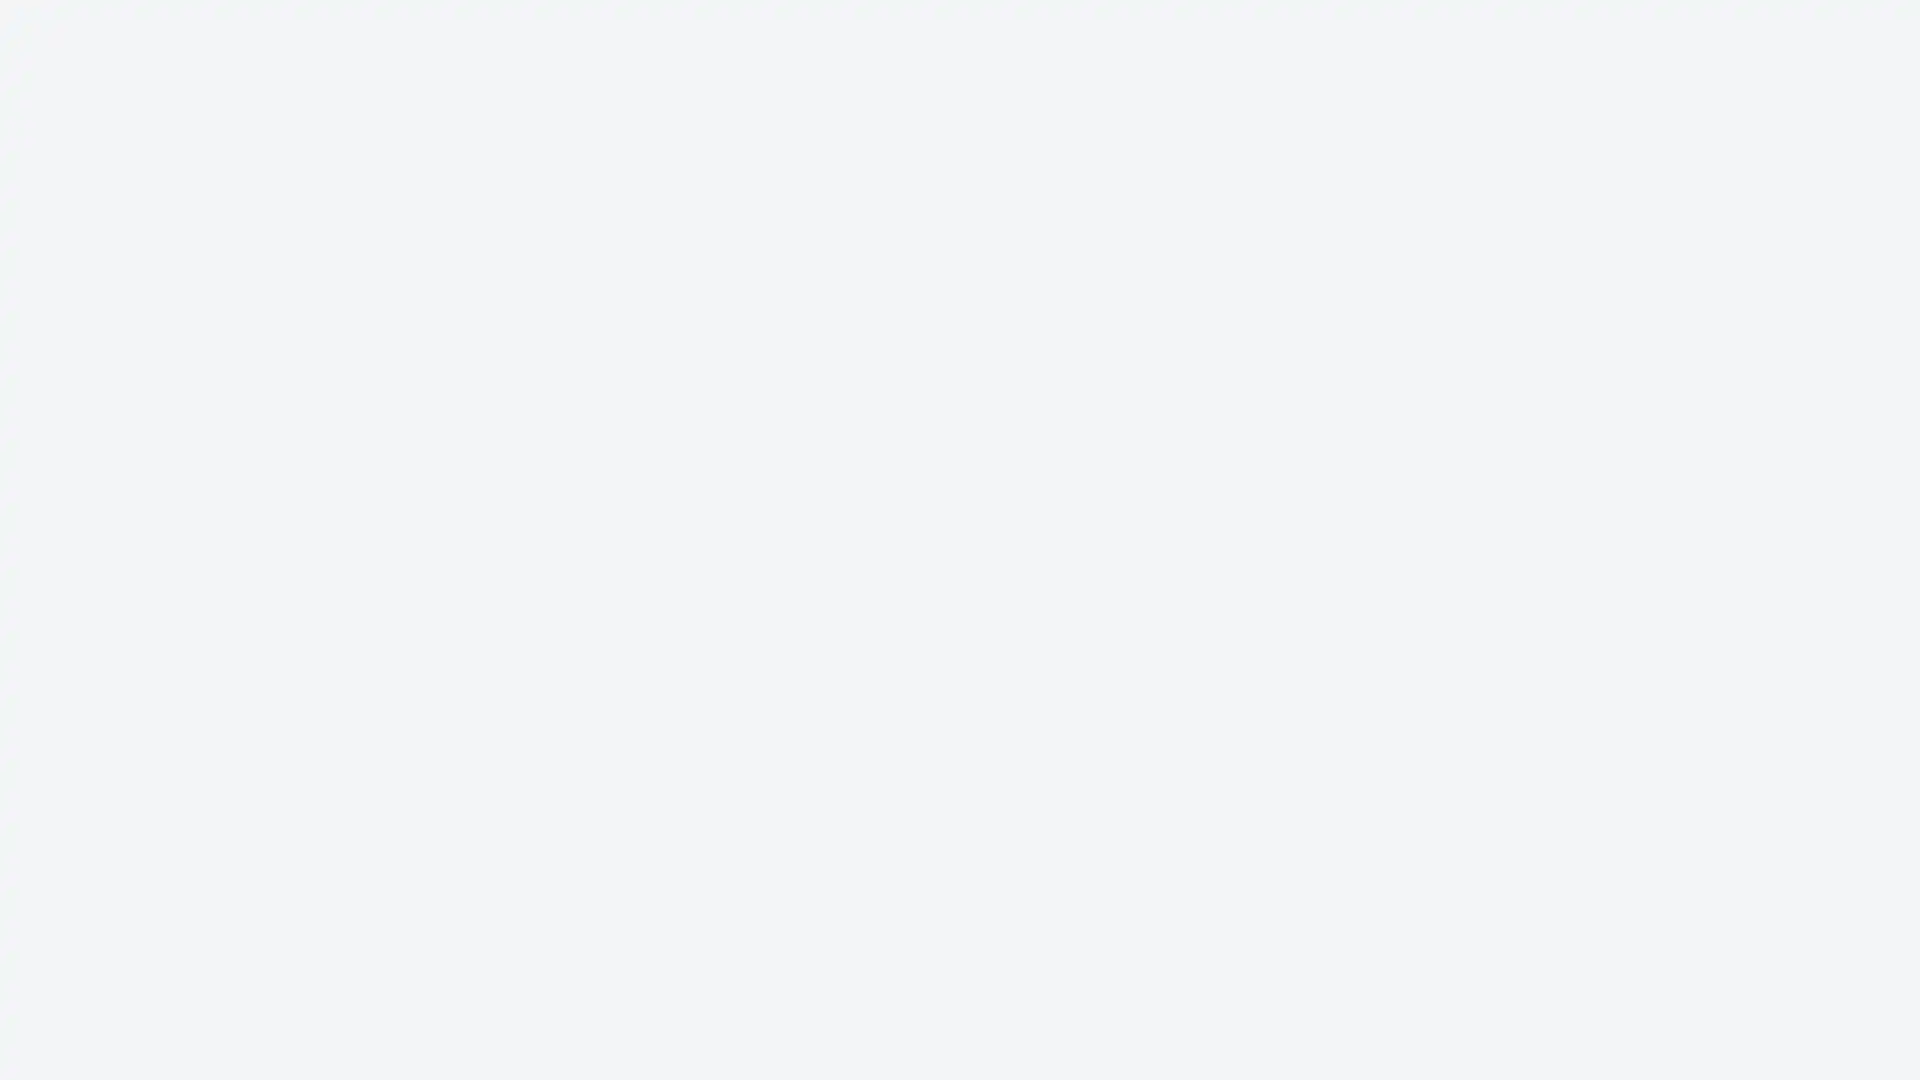 The width and height of the screenshot is (1920, 1080). What do you see at coordinates (1804, 1028) in the screenshot?
I see `Accept` at bounding box center [1804, 1028].